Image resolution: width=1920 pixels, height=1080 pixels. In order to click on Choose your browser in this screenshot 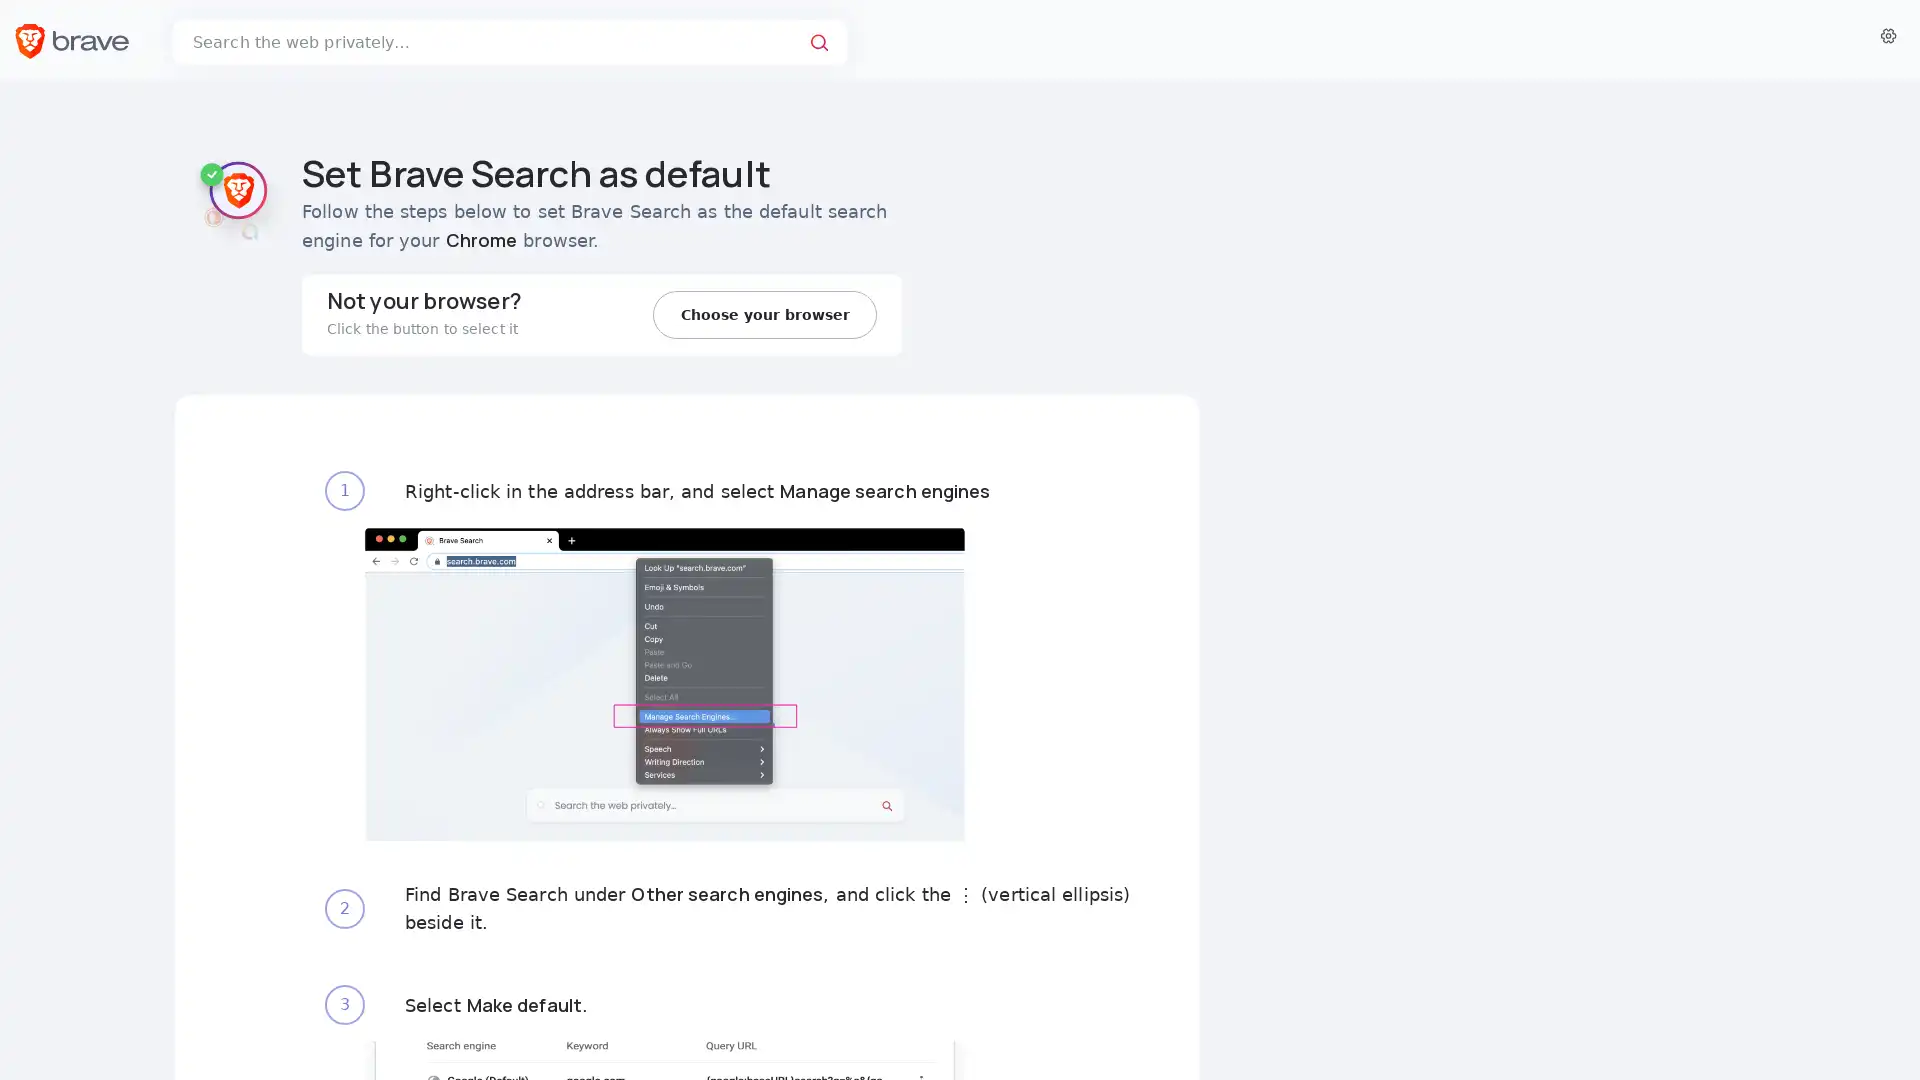, I will do `click(763, 315)`.